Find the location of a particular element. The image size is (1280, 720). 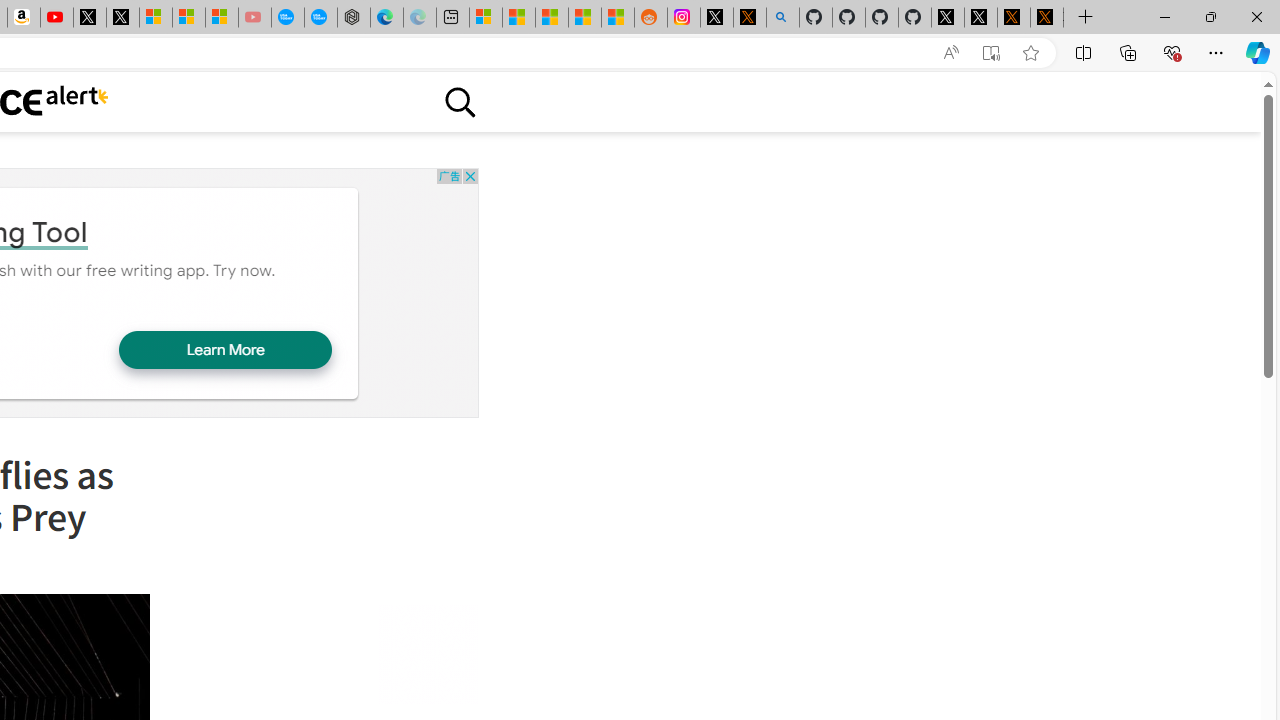

'Nordace - Nordace has arrived Hong Kong' is located at coordinates (353, 17).